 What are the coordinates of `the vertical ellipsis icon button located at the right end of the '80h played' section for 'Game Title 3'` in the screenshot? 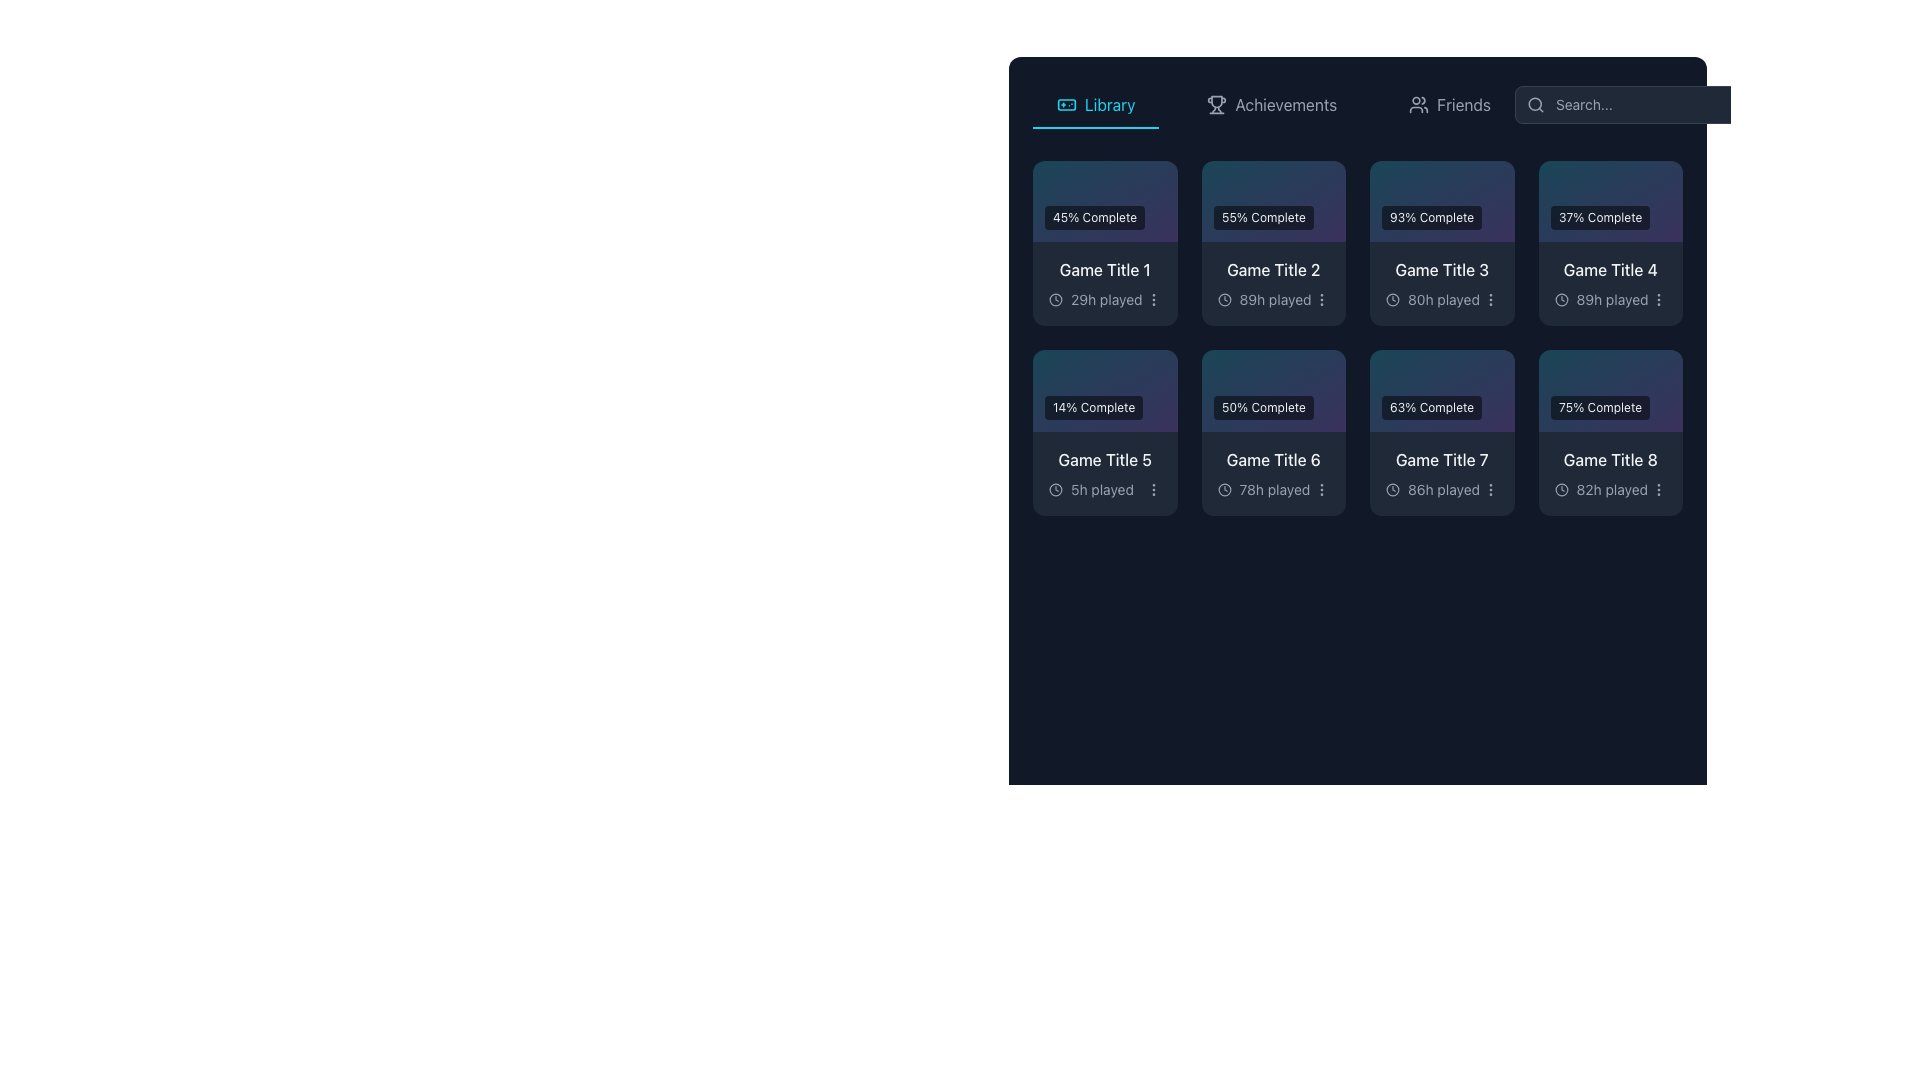 It's located at (1490, 300).